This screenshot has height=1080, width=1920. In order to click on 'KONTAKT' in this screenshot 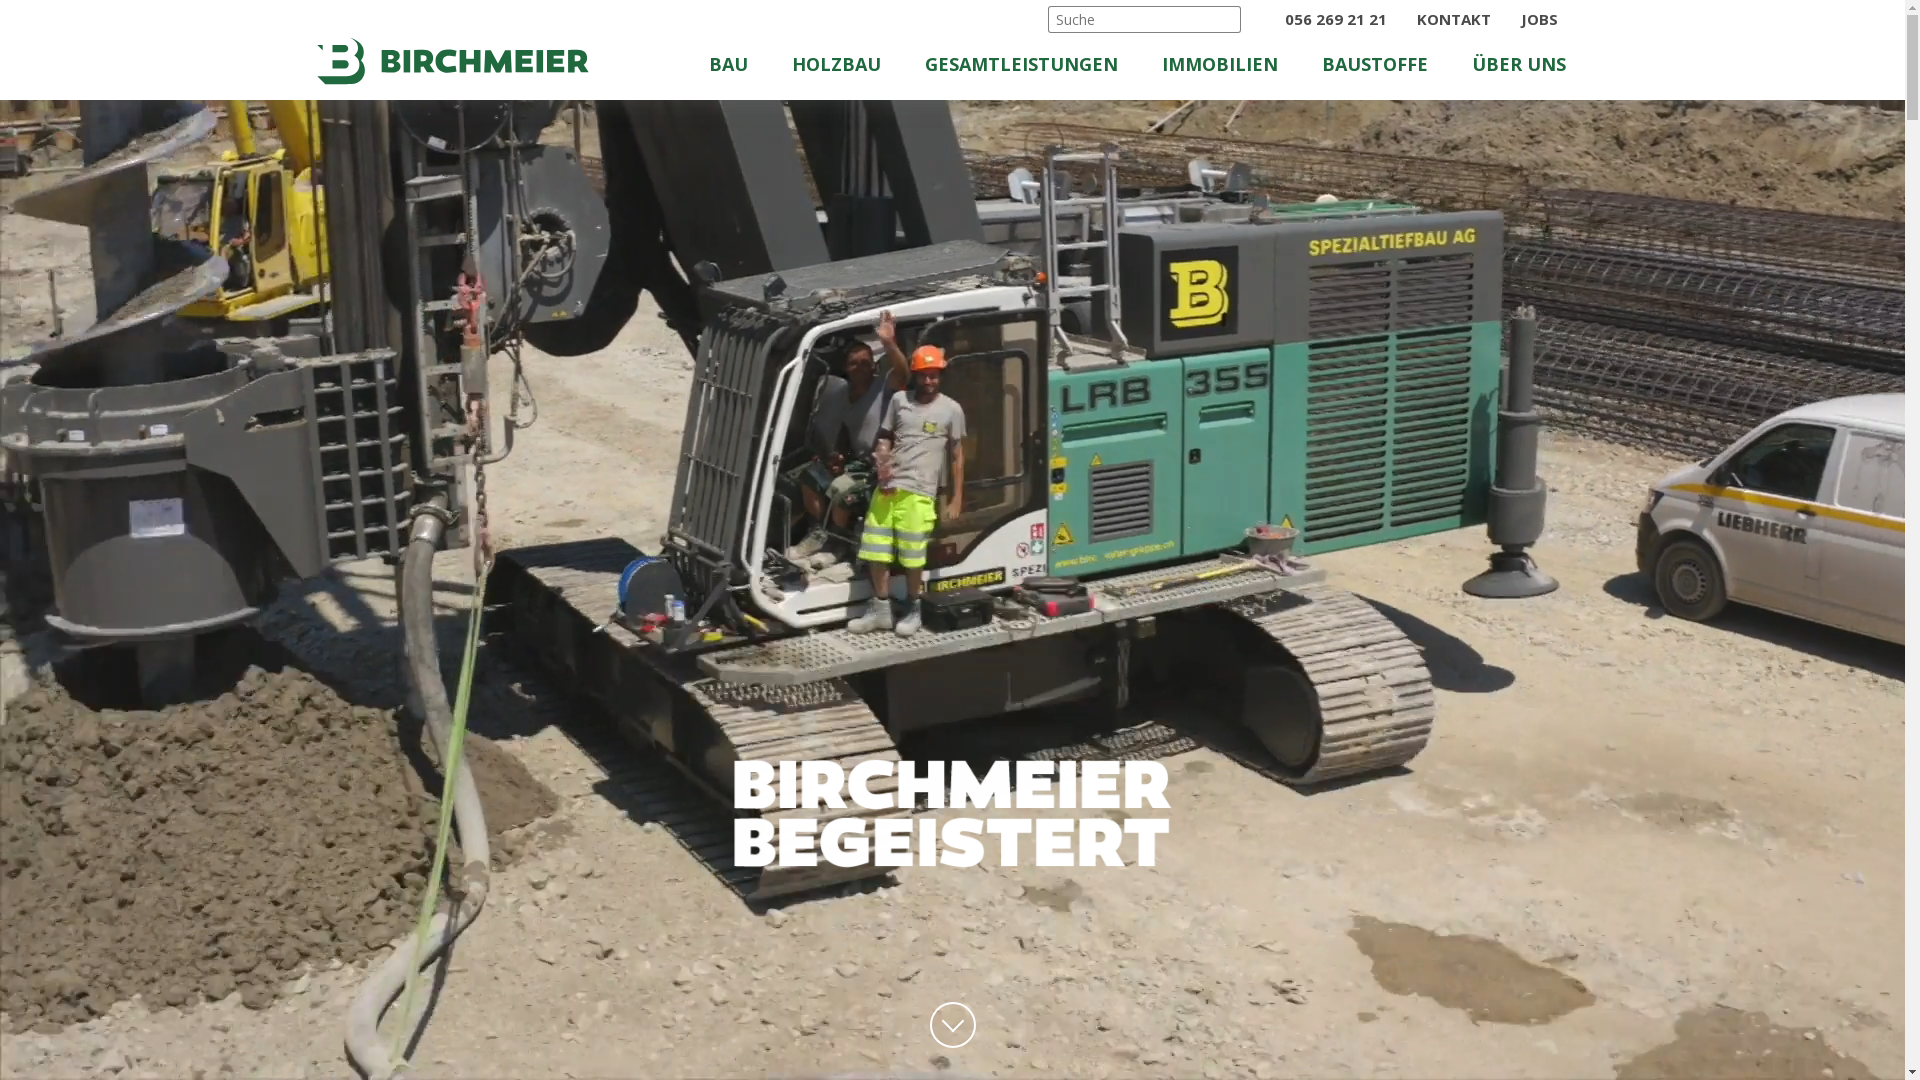, I will do `click(1455, 19)`.